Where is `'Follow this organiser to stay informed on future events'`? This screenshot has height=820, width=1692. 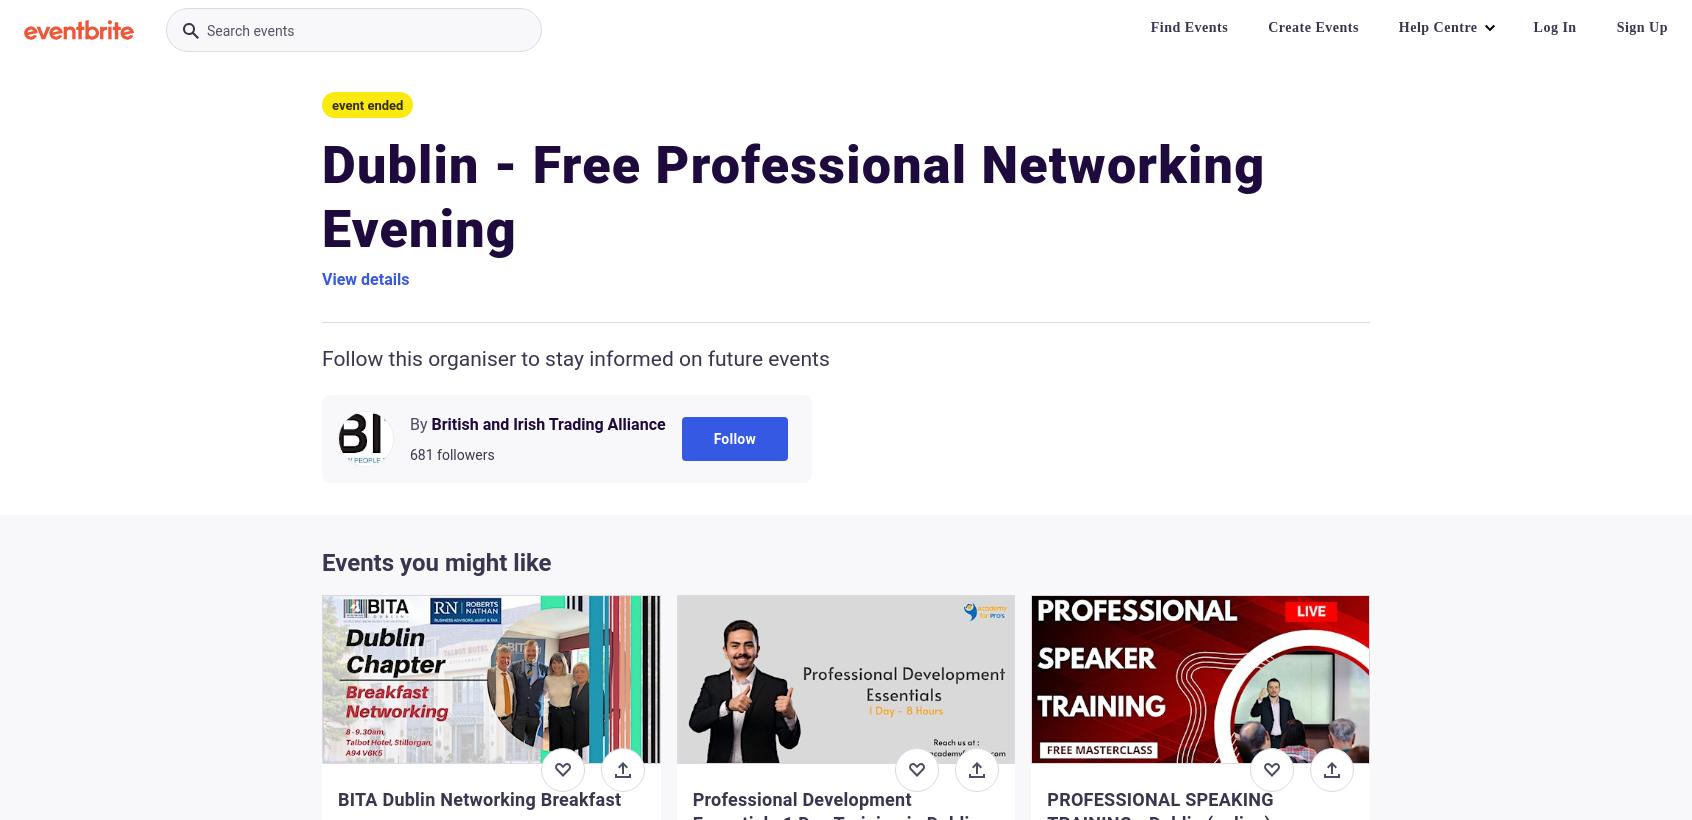 'Follow this organiser to stay informed on future events' is located at coordinates (320, 357).